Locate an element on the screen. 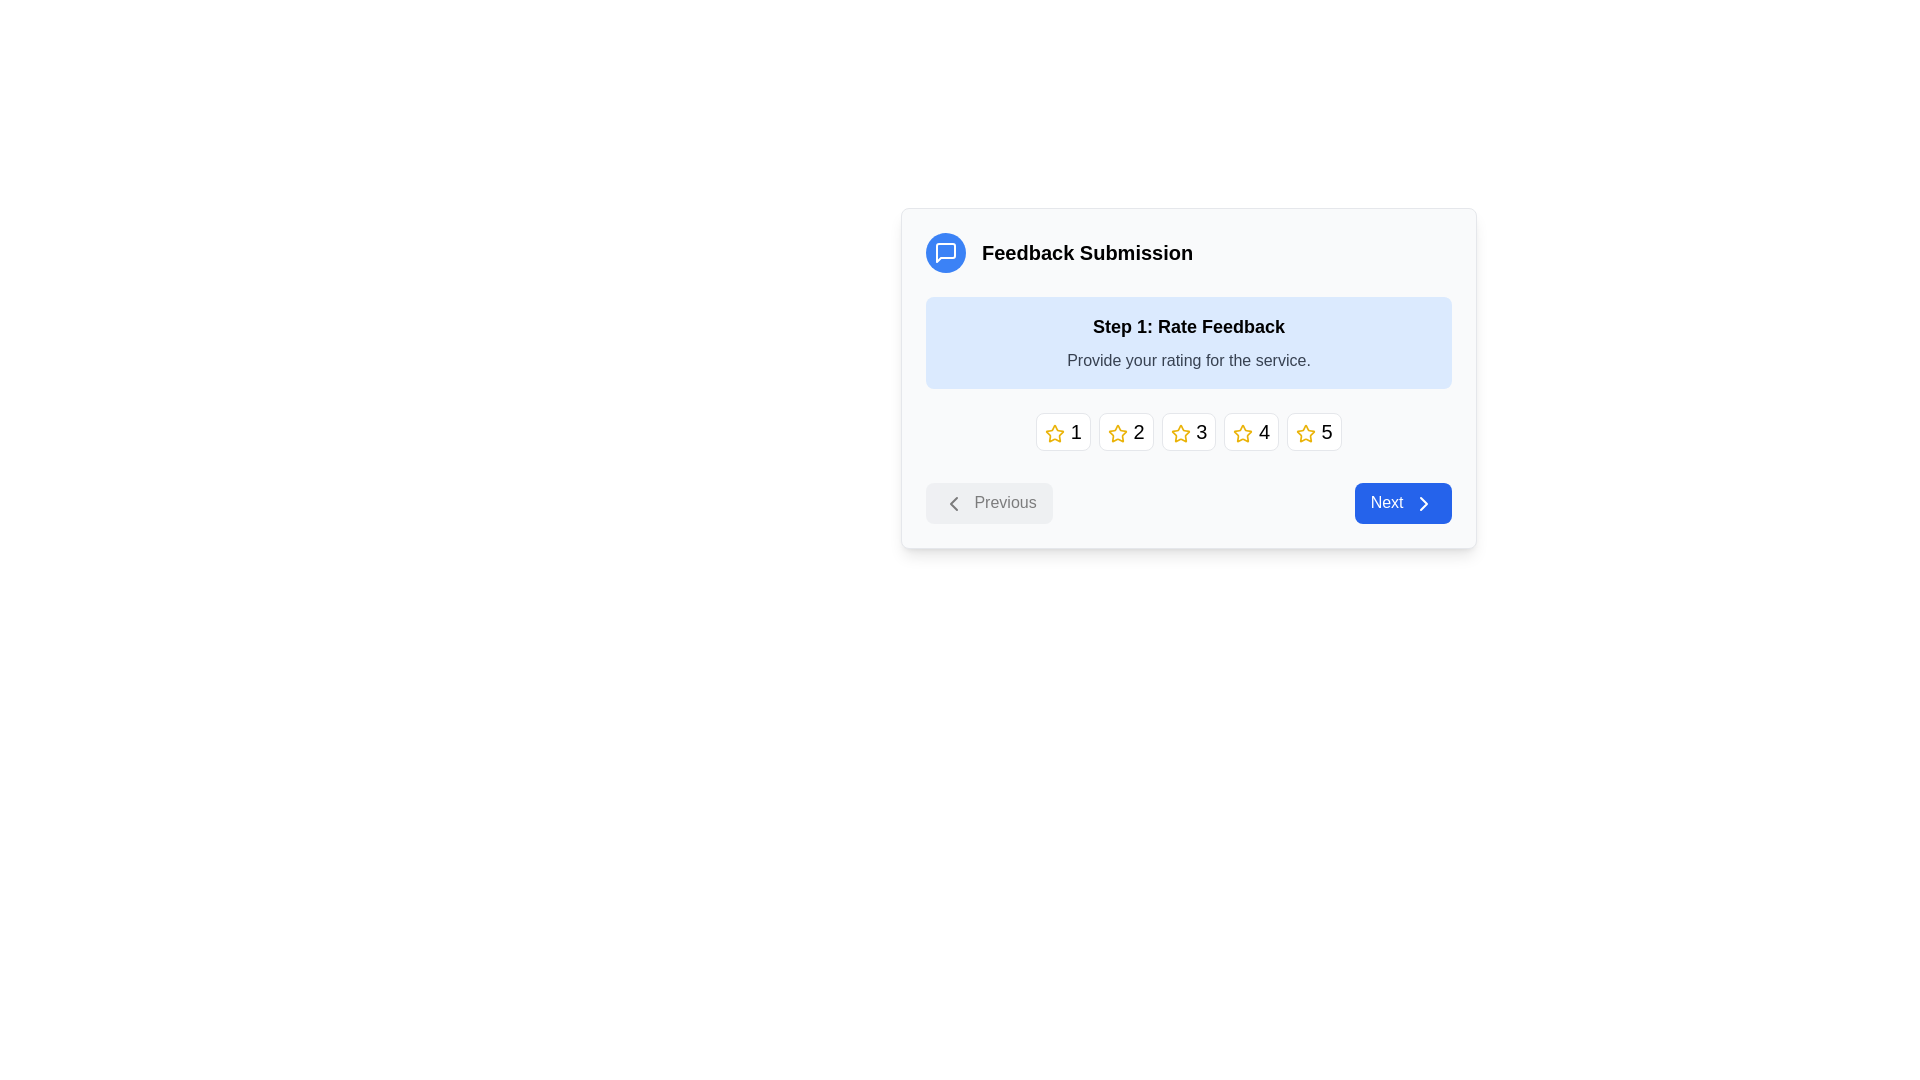 This screenshot has width=1920, height=1080. the speech bubble graphical element located in the top-left corner of the 'Feedback Submission' UI card, which is aligned to the left of the title text is located at coordinates (944, 252).